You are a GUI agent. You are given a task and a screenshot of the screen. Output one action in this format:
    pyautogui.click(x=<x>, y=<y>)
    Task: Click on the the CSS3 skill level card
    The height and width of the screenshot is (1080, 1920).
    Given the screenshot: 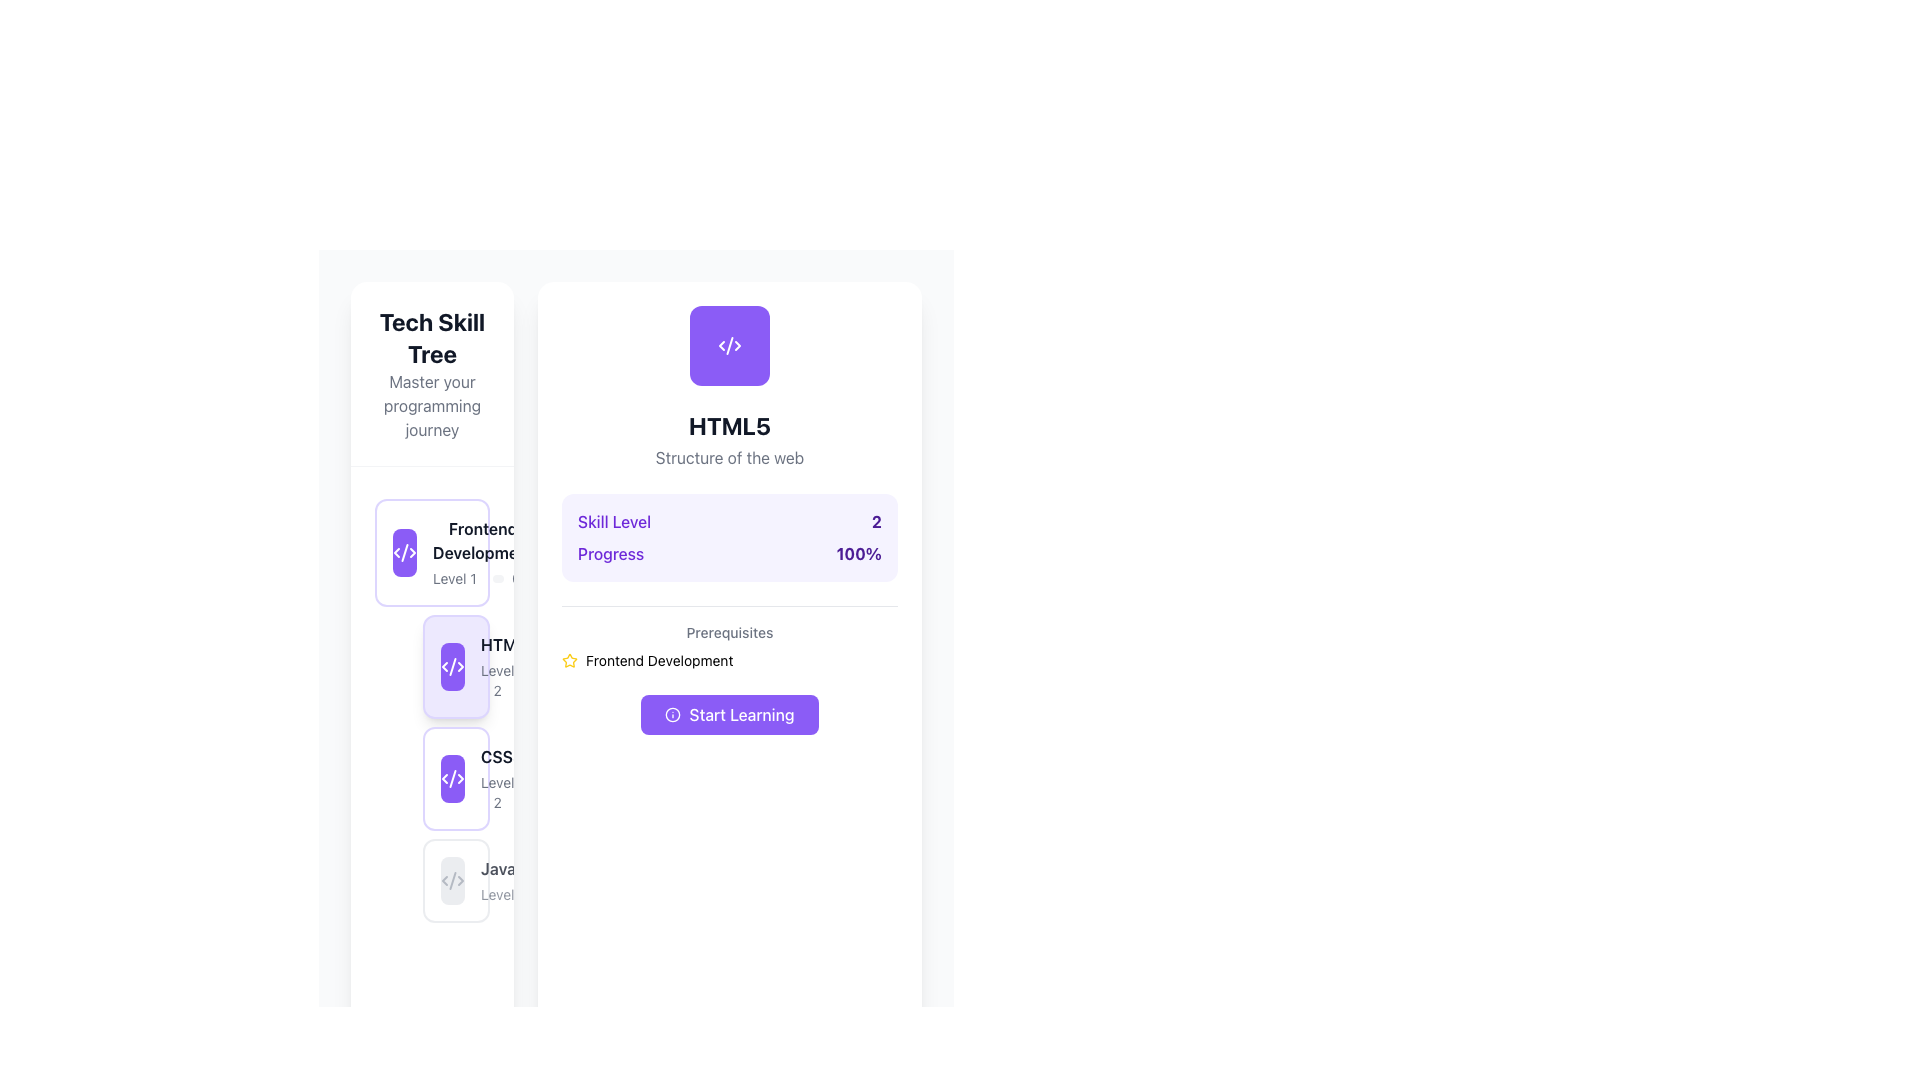 What is the action you would take?
    pyautogui.click(x=431, y=778)
    